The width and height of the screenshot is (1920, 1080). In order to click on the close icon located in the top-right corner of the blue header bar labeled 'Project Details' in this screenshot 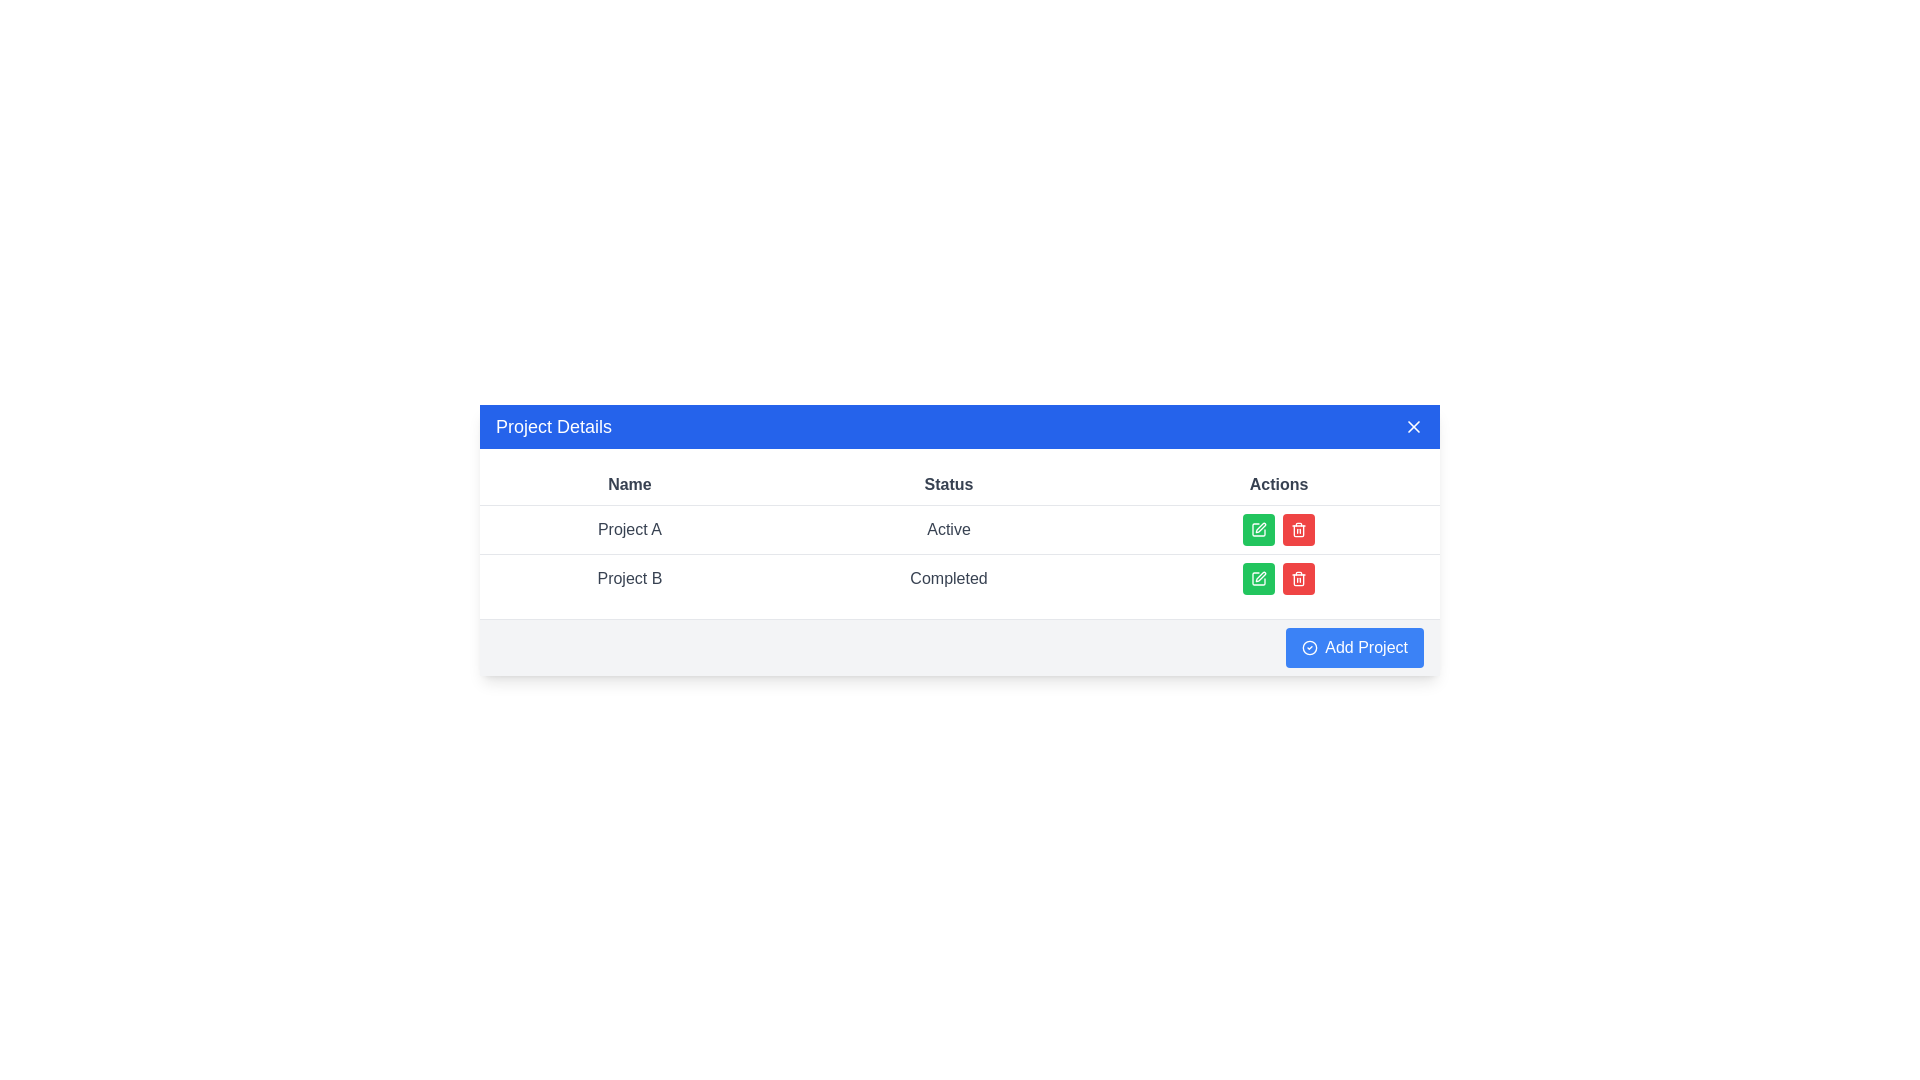, I will do `click(1413, 425)`.